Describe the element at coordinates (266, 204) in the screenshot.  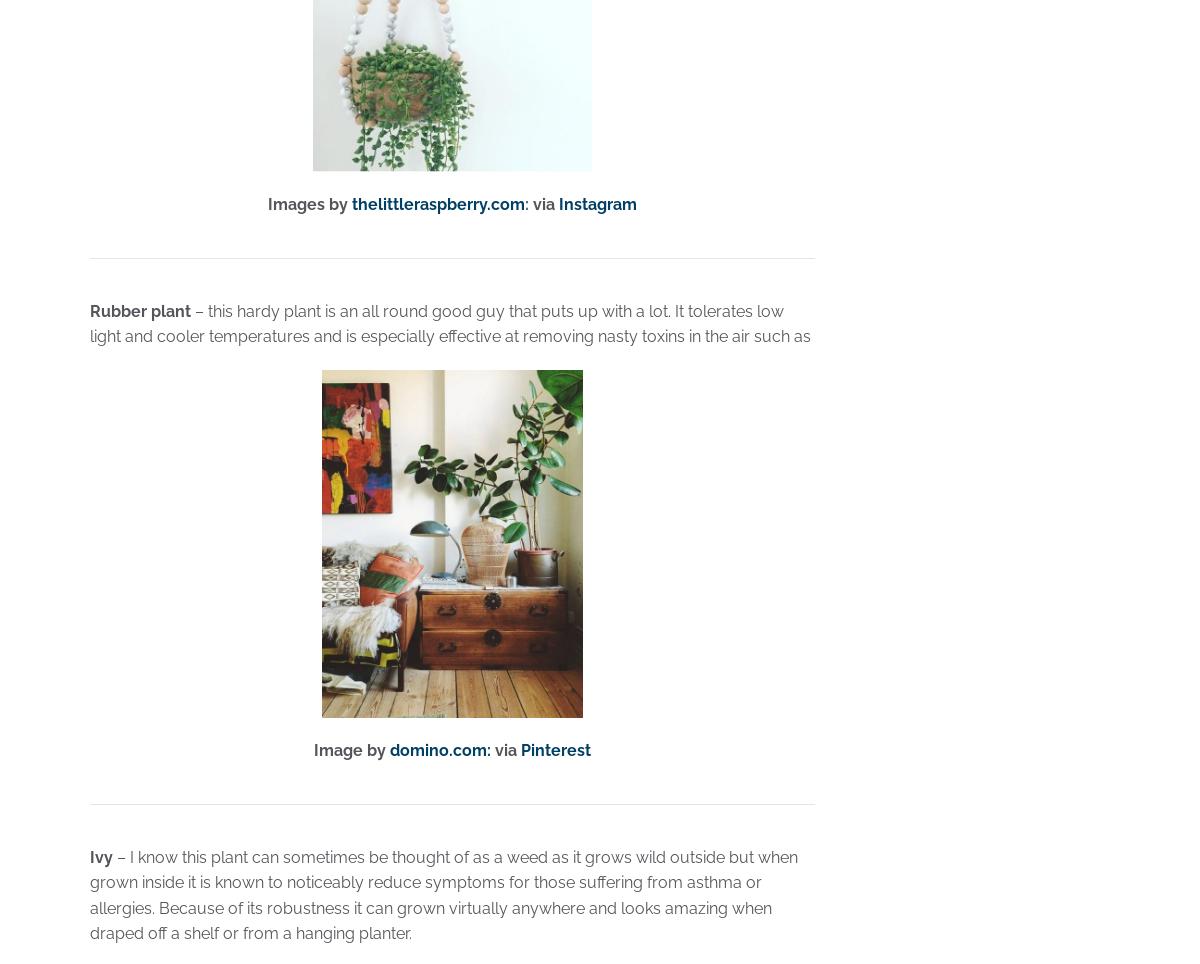
I see `'Images by'` at that location.